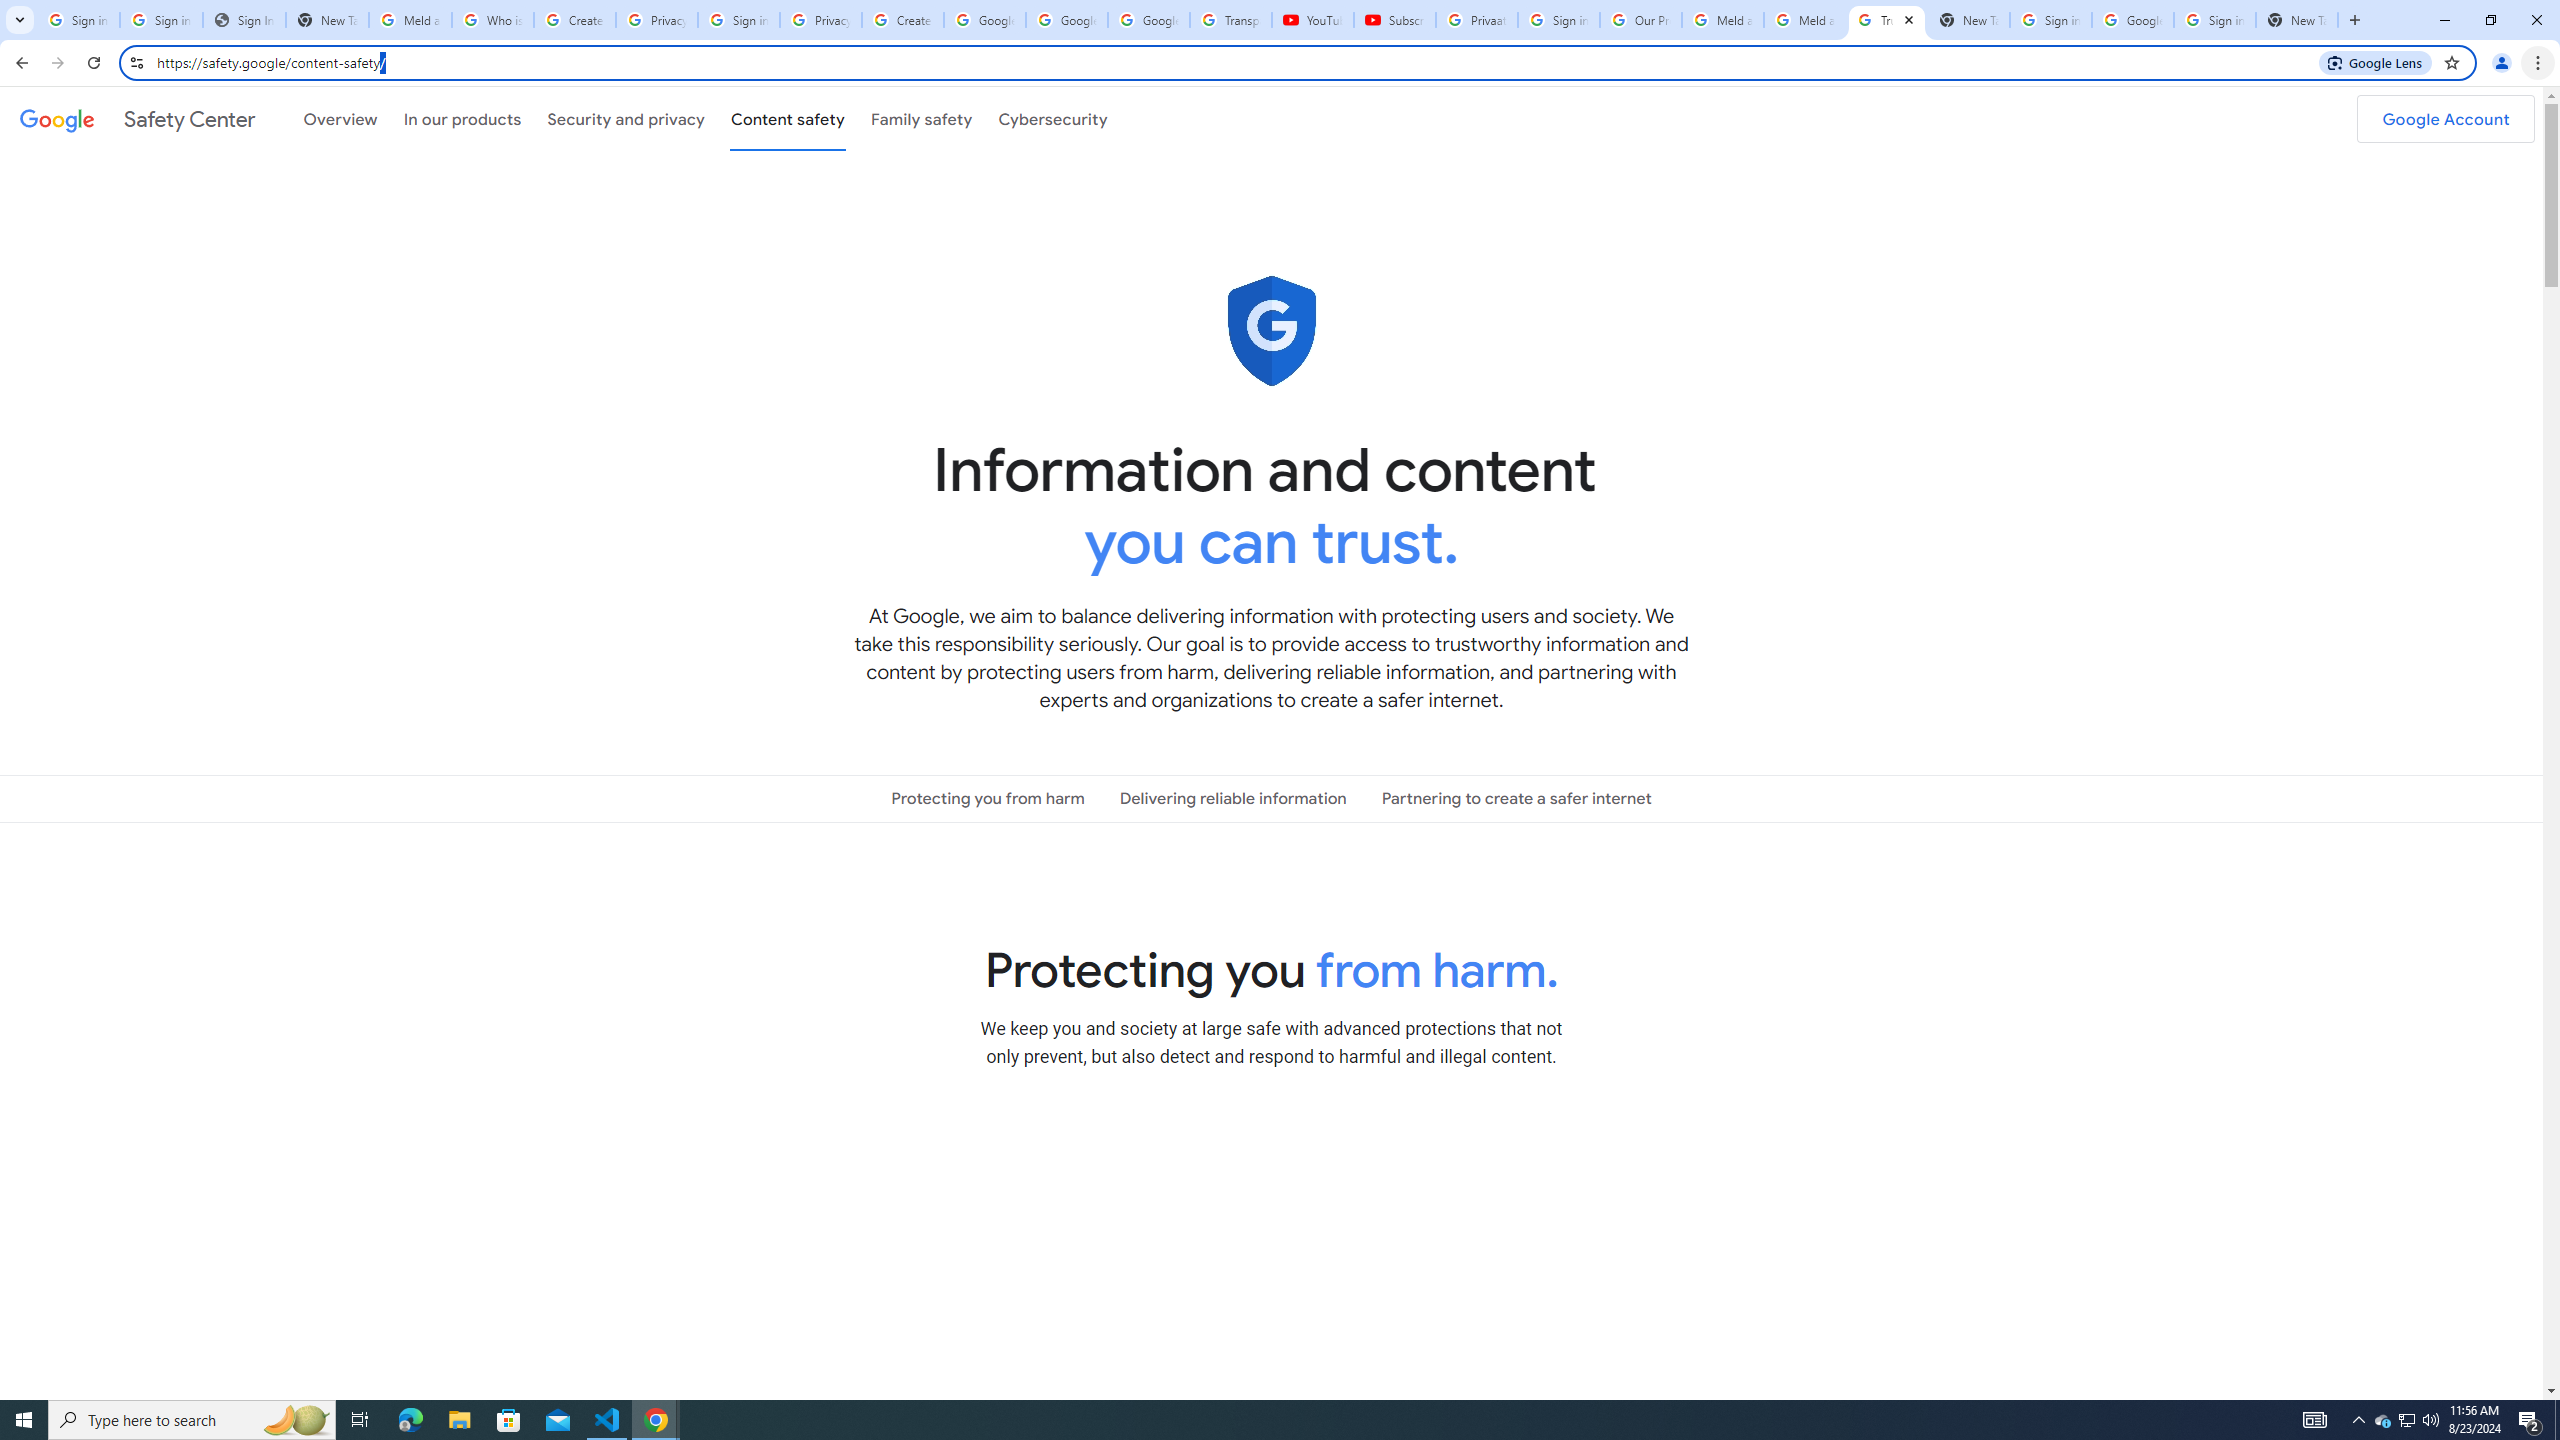 Image resolution: width=2560 pixels, height=1440 pixels. What do you see at coordinates (138, 118) in the screenshot?
I see `'Safety Center'` at bounding box center [138, 118].